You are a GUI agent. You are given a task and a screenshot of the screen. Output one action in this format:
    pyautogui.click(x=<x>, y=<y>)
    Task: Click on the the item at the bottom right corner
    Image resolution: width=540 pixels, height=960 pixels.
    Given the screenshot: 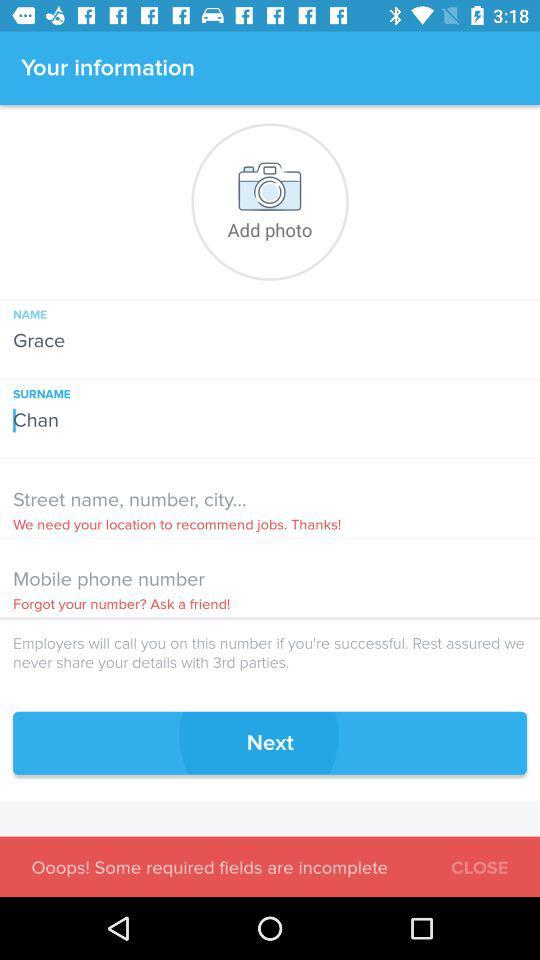 What is the action you would take?
    pyautogui.click(x=478, y=864)
    